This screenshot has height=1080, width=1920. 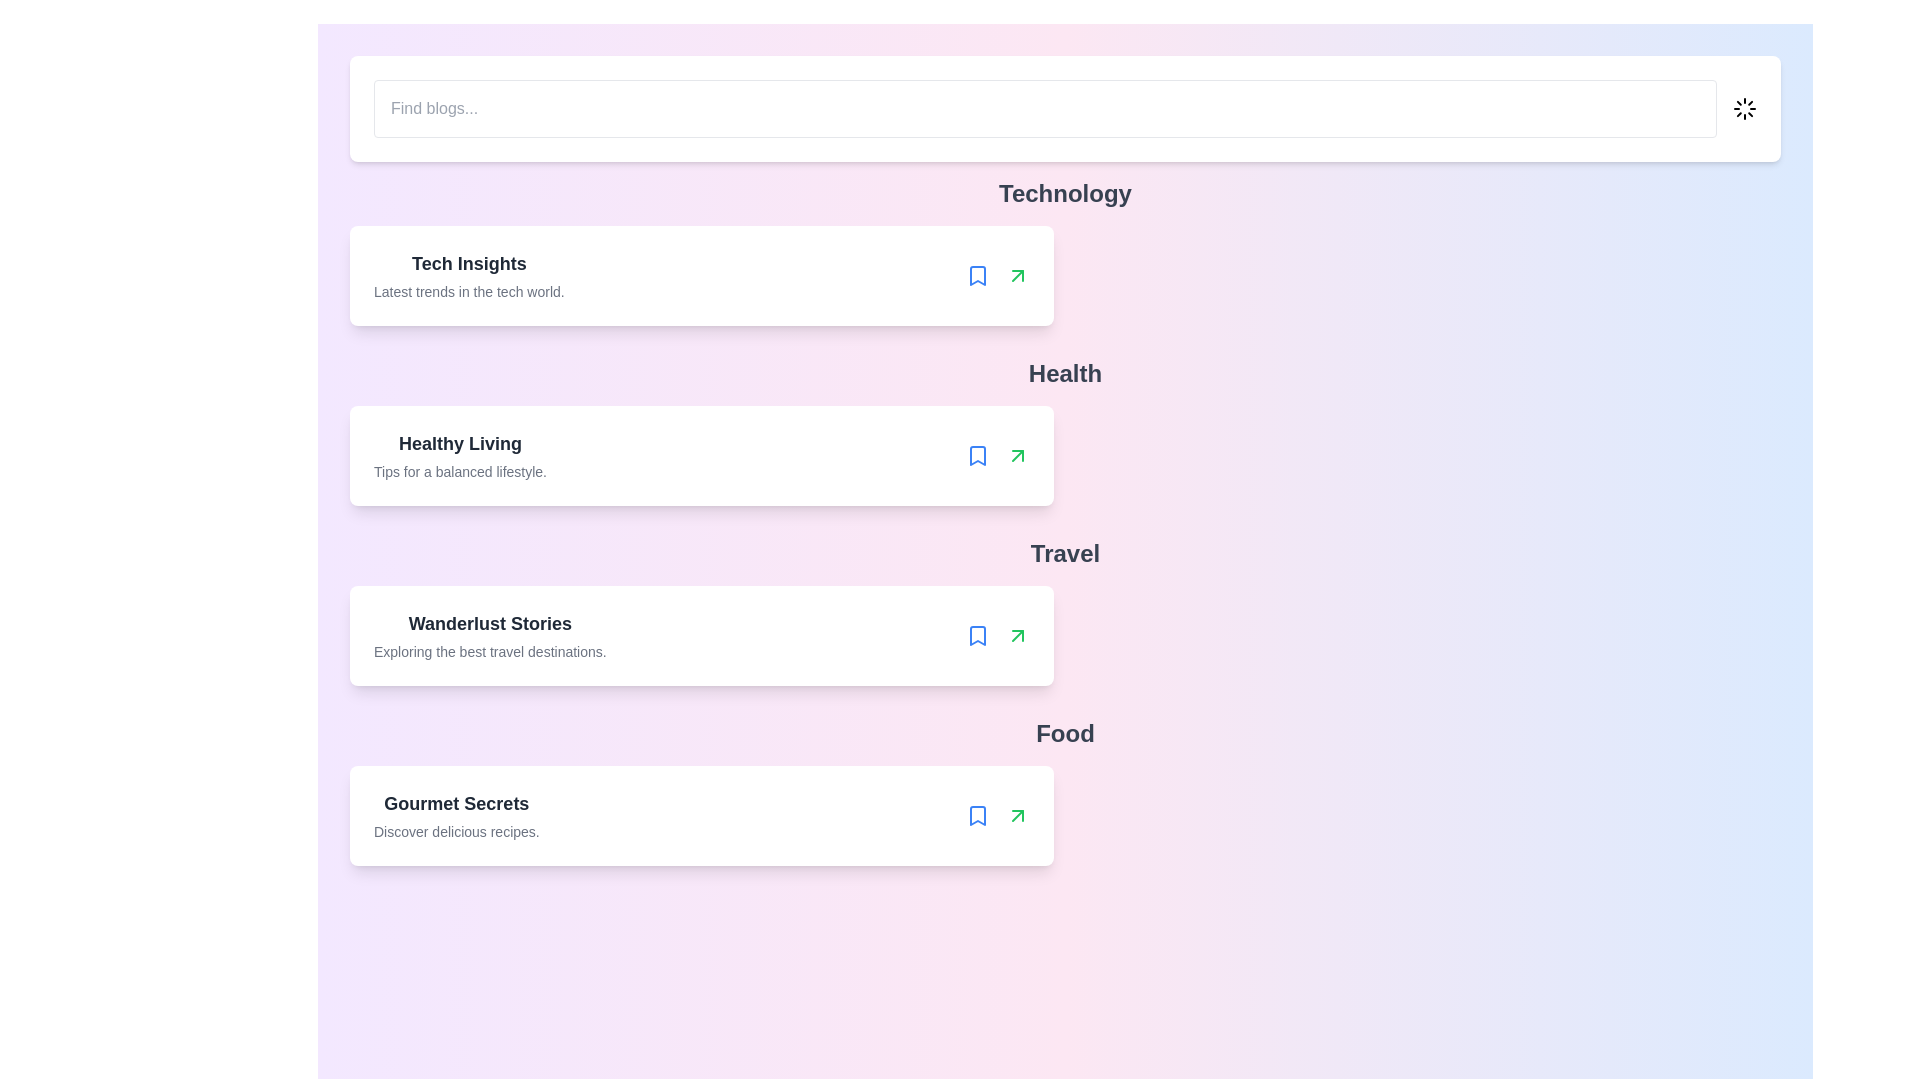 What do you see at coordinates (977, 276) in the screenshot?
I see `the bookmark icon, which is the first icon at the far right of the 'Tech Insights' card, to bookmark the item` at bounding box center [977, 276].